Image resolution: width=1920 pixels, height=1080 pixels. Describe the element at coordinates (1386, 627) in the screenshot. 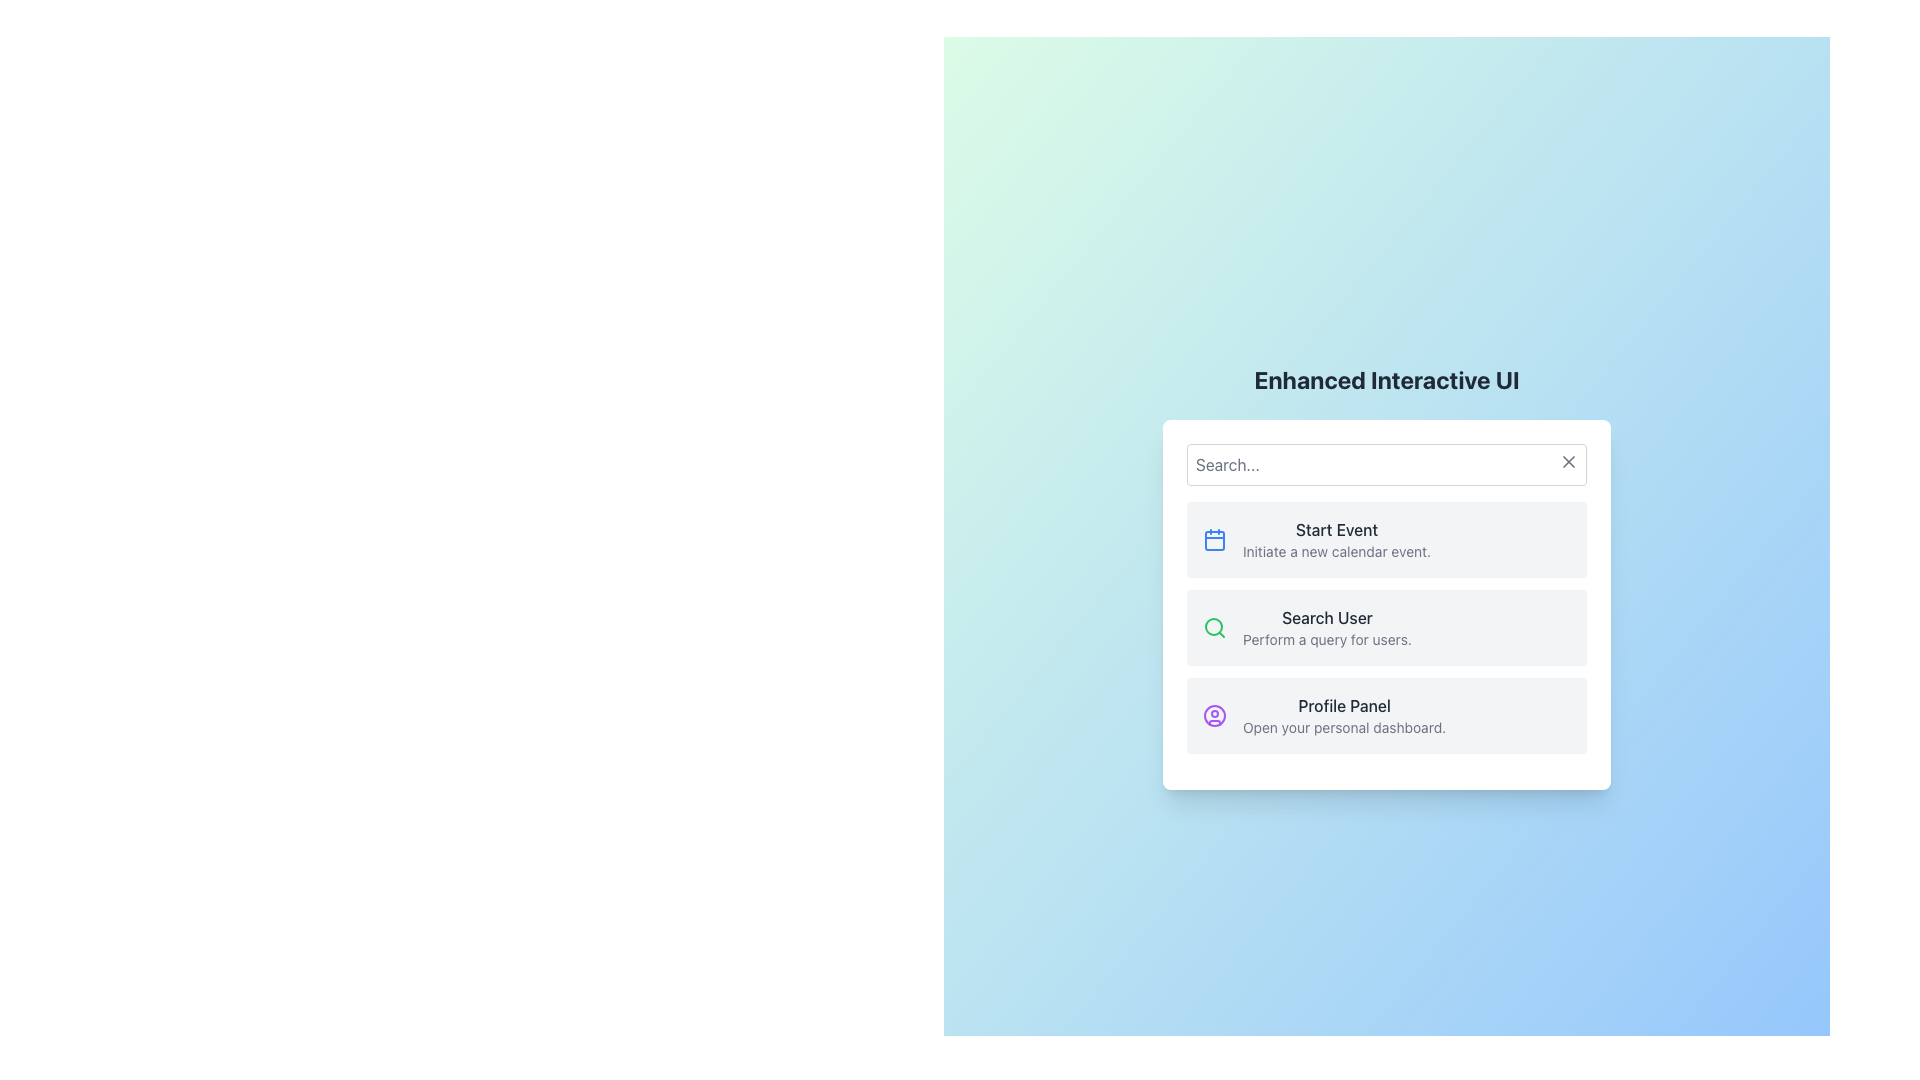

I see `the 'Search User' menu option` at that location.